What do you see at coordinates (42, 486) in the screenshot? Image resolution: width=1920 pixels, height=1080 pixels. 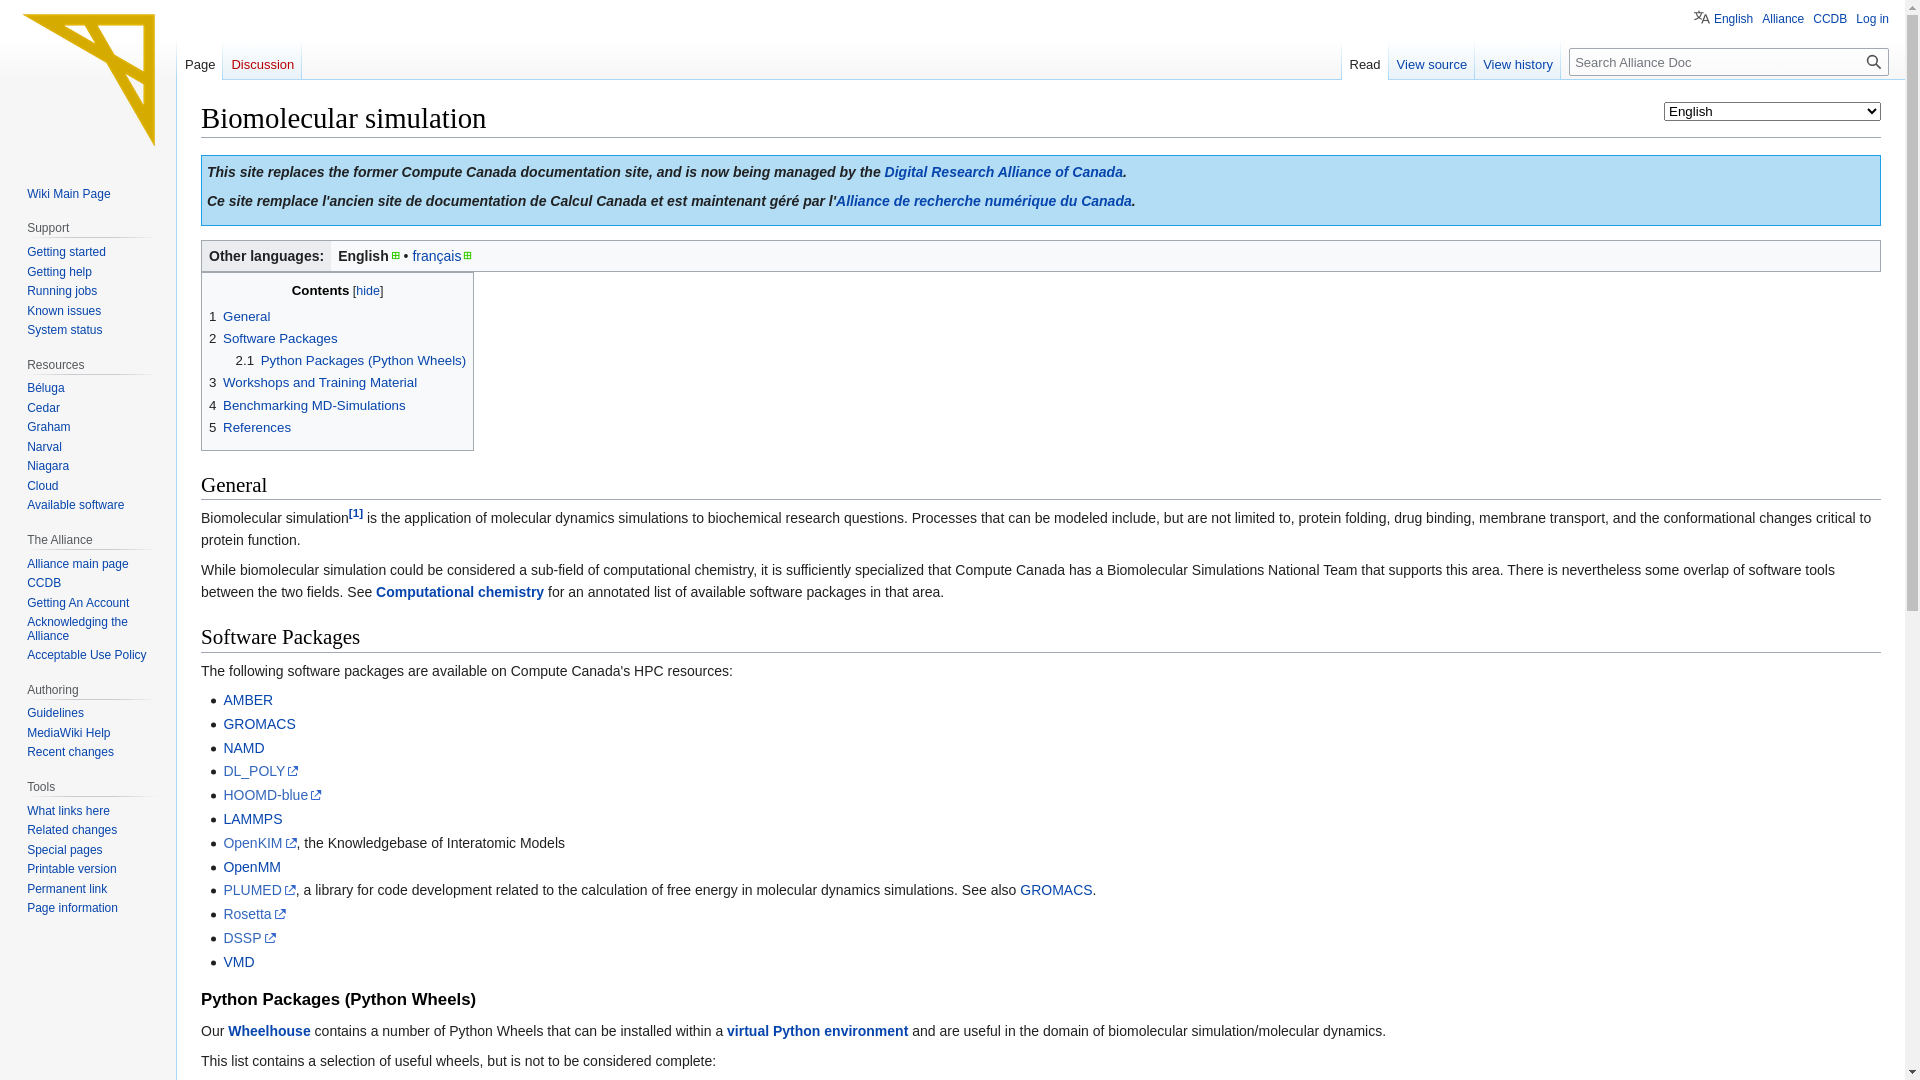 I see `'Cloud'` at bounding box center [42, 486].